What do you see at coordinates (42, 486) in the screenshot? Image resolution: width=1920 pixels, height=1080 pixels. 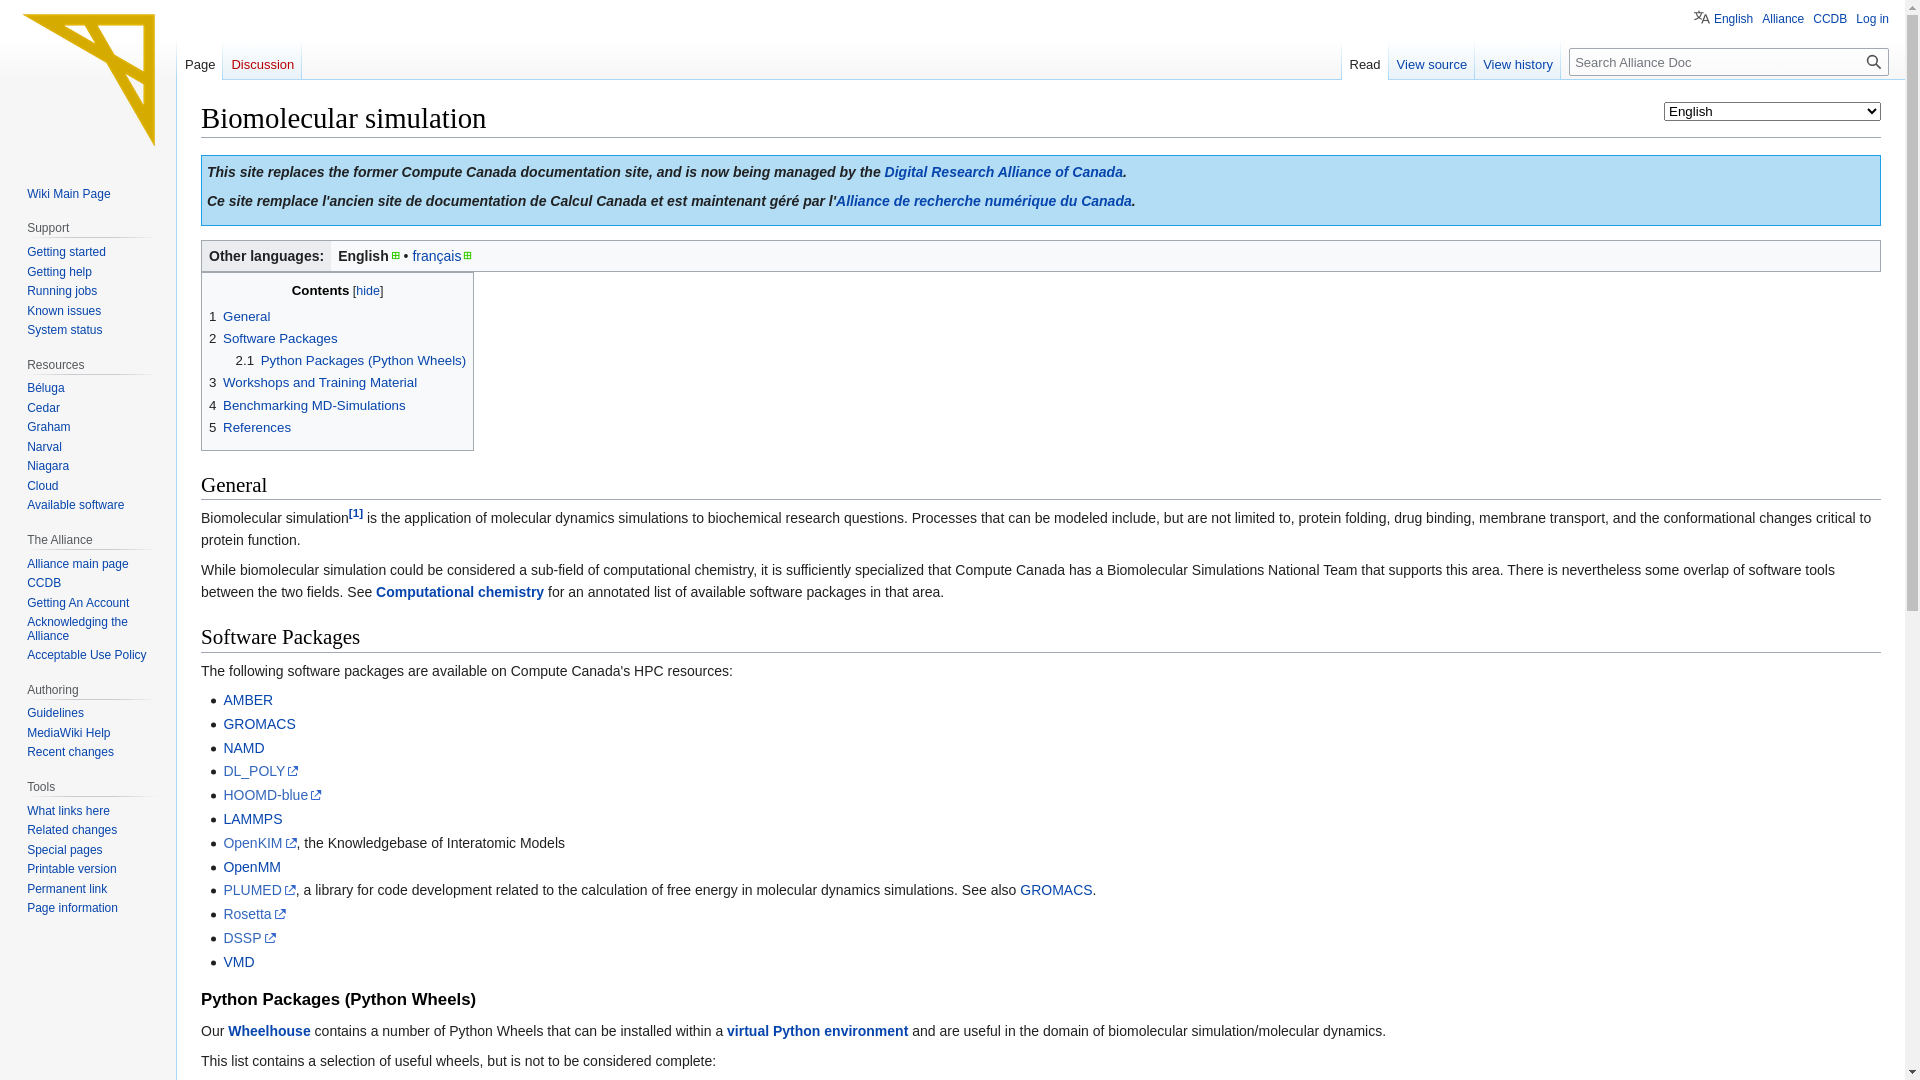 I see `'Cloud'` at bounding box center [42, 486].